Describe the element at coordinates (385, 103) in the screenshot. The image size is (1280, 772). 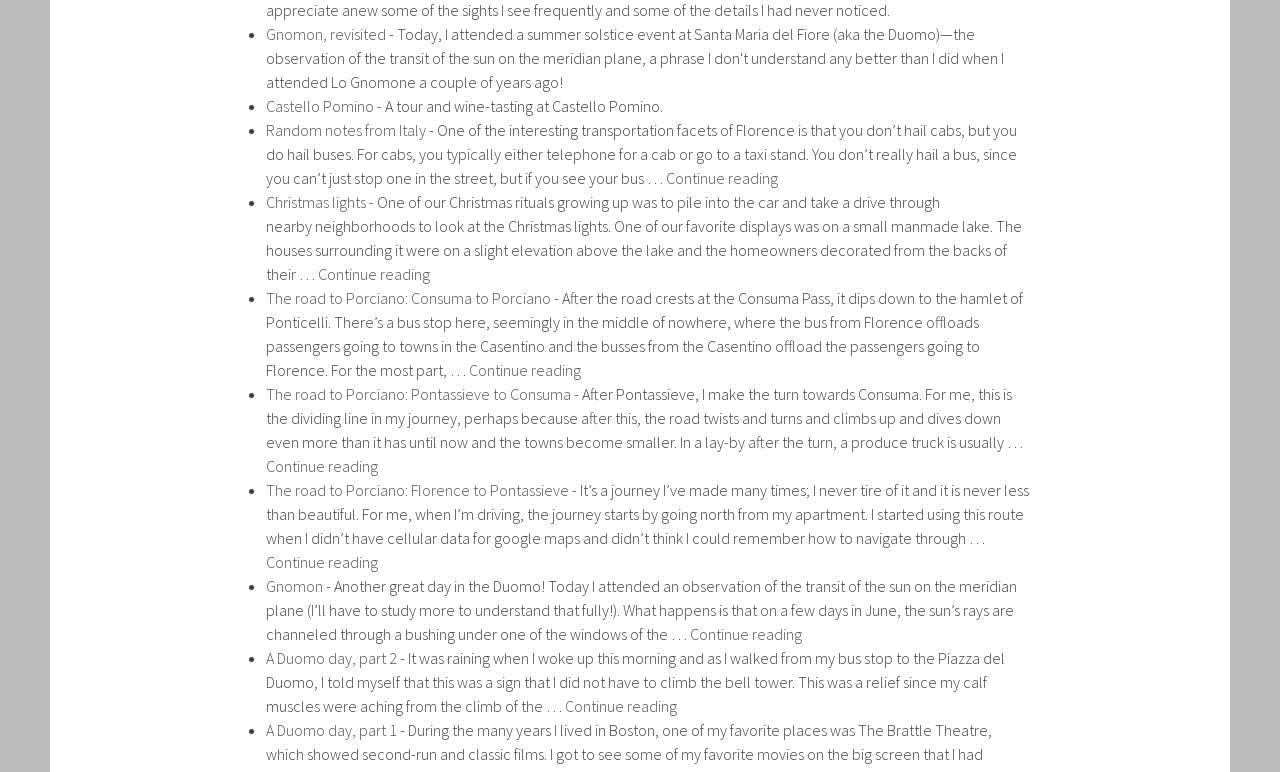
I see `'A tour and wine-tasting at Castello Pomino.'` at that location.